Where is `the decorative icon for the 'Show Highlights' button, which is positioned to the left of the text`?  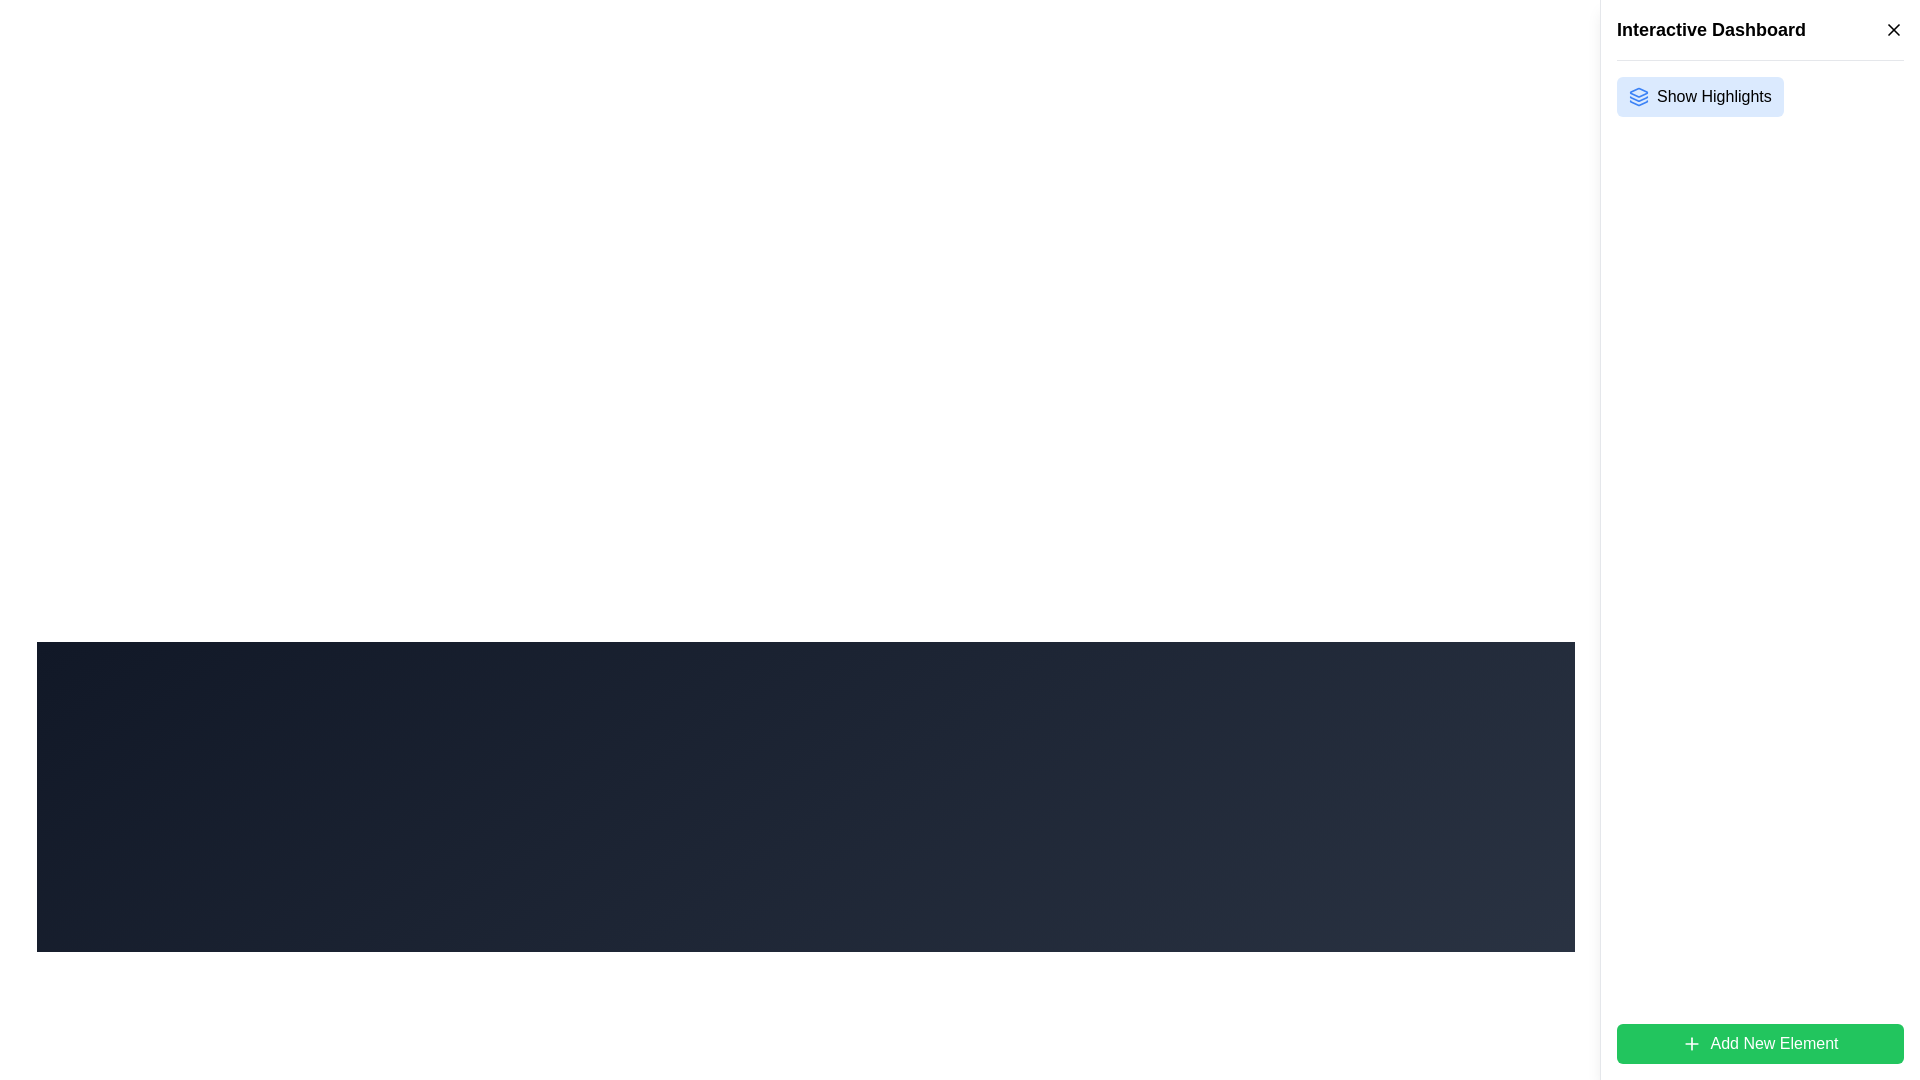 the decorative icon for the 'Show Highlights' button, which is positioned to the left of the text is located at coordinates (1638, 96).